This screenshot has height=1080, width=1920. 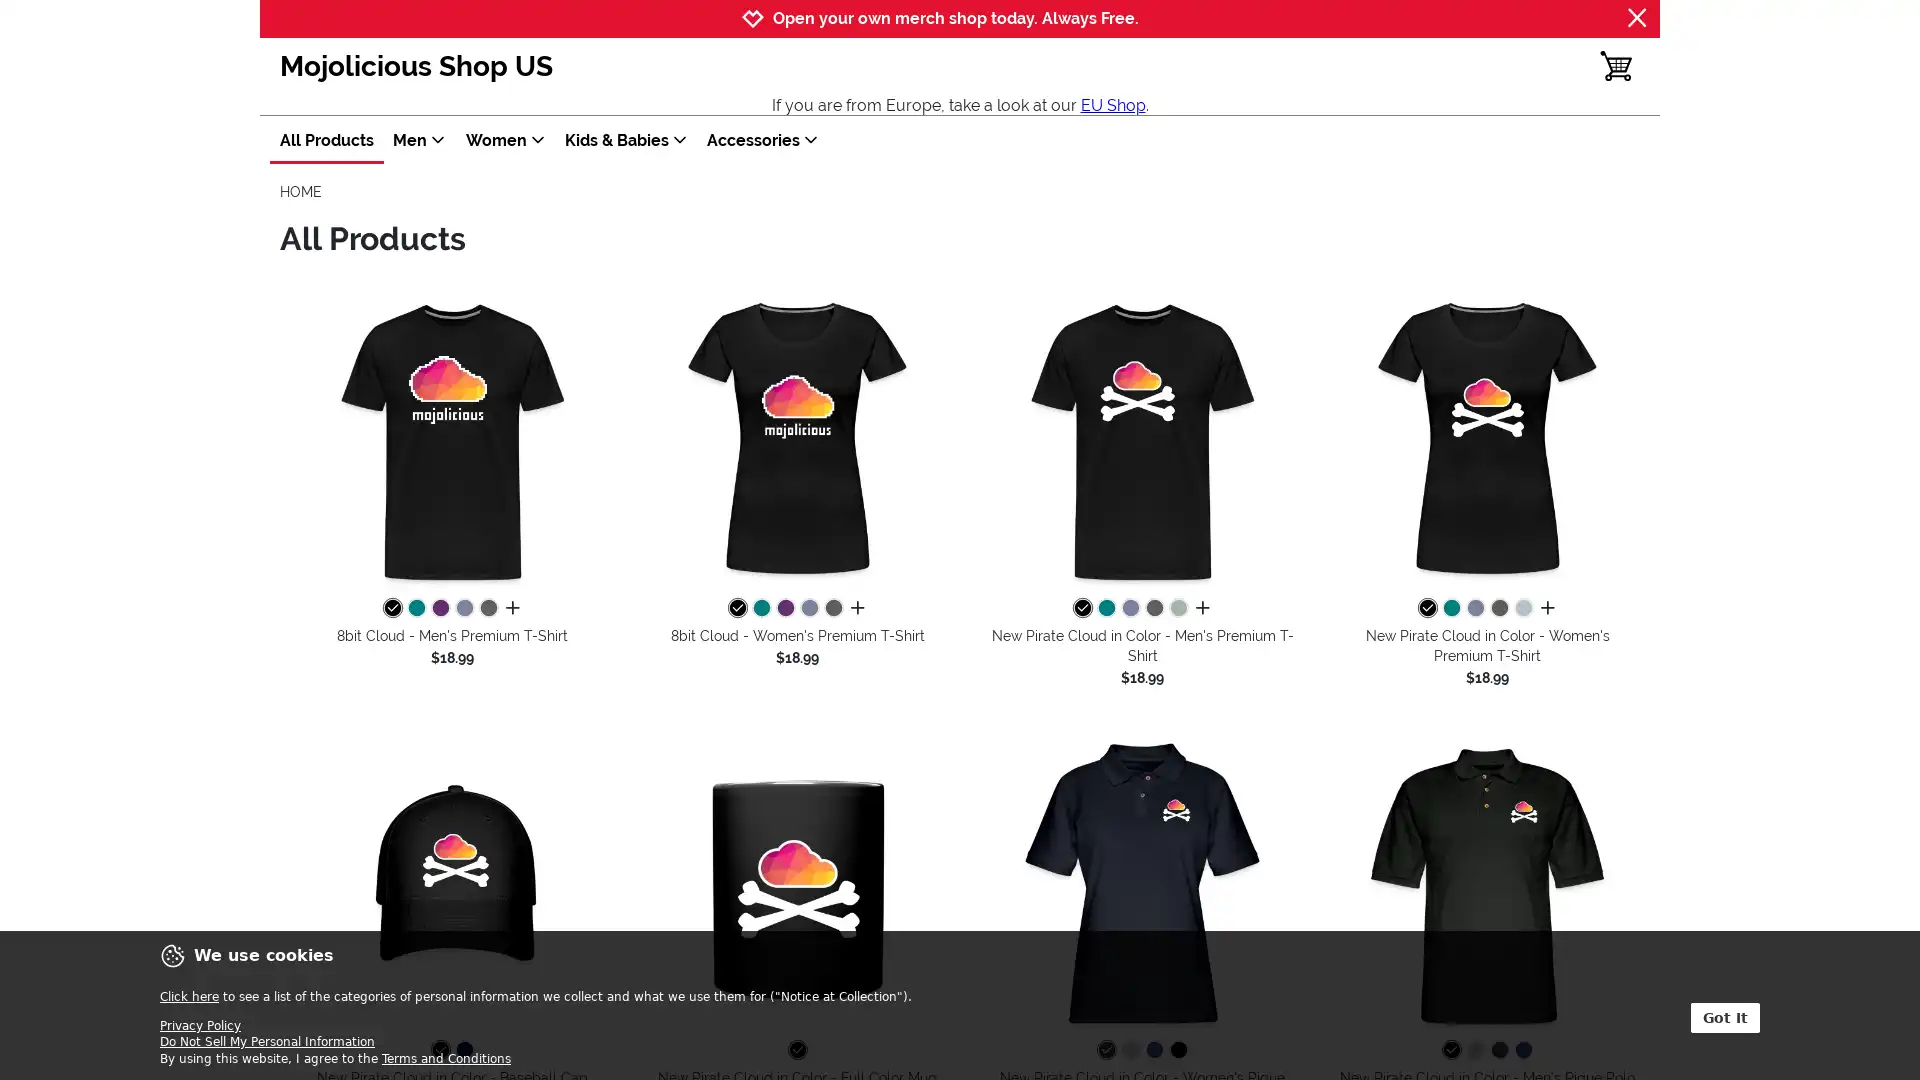 What do you see at coordinates (1080, 608) in the screenshot?
I see `black` at bounding box center [1080, 608].